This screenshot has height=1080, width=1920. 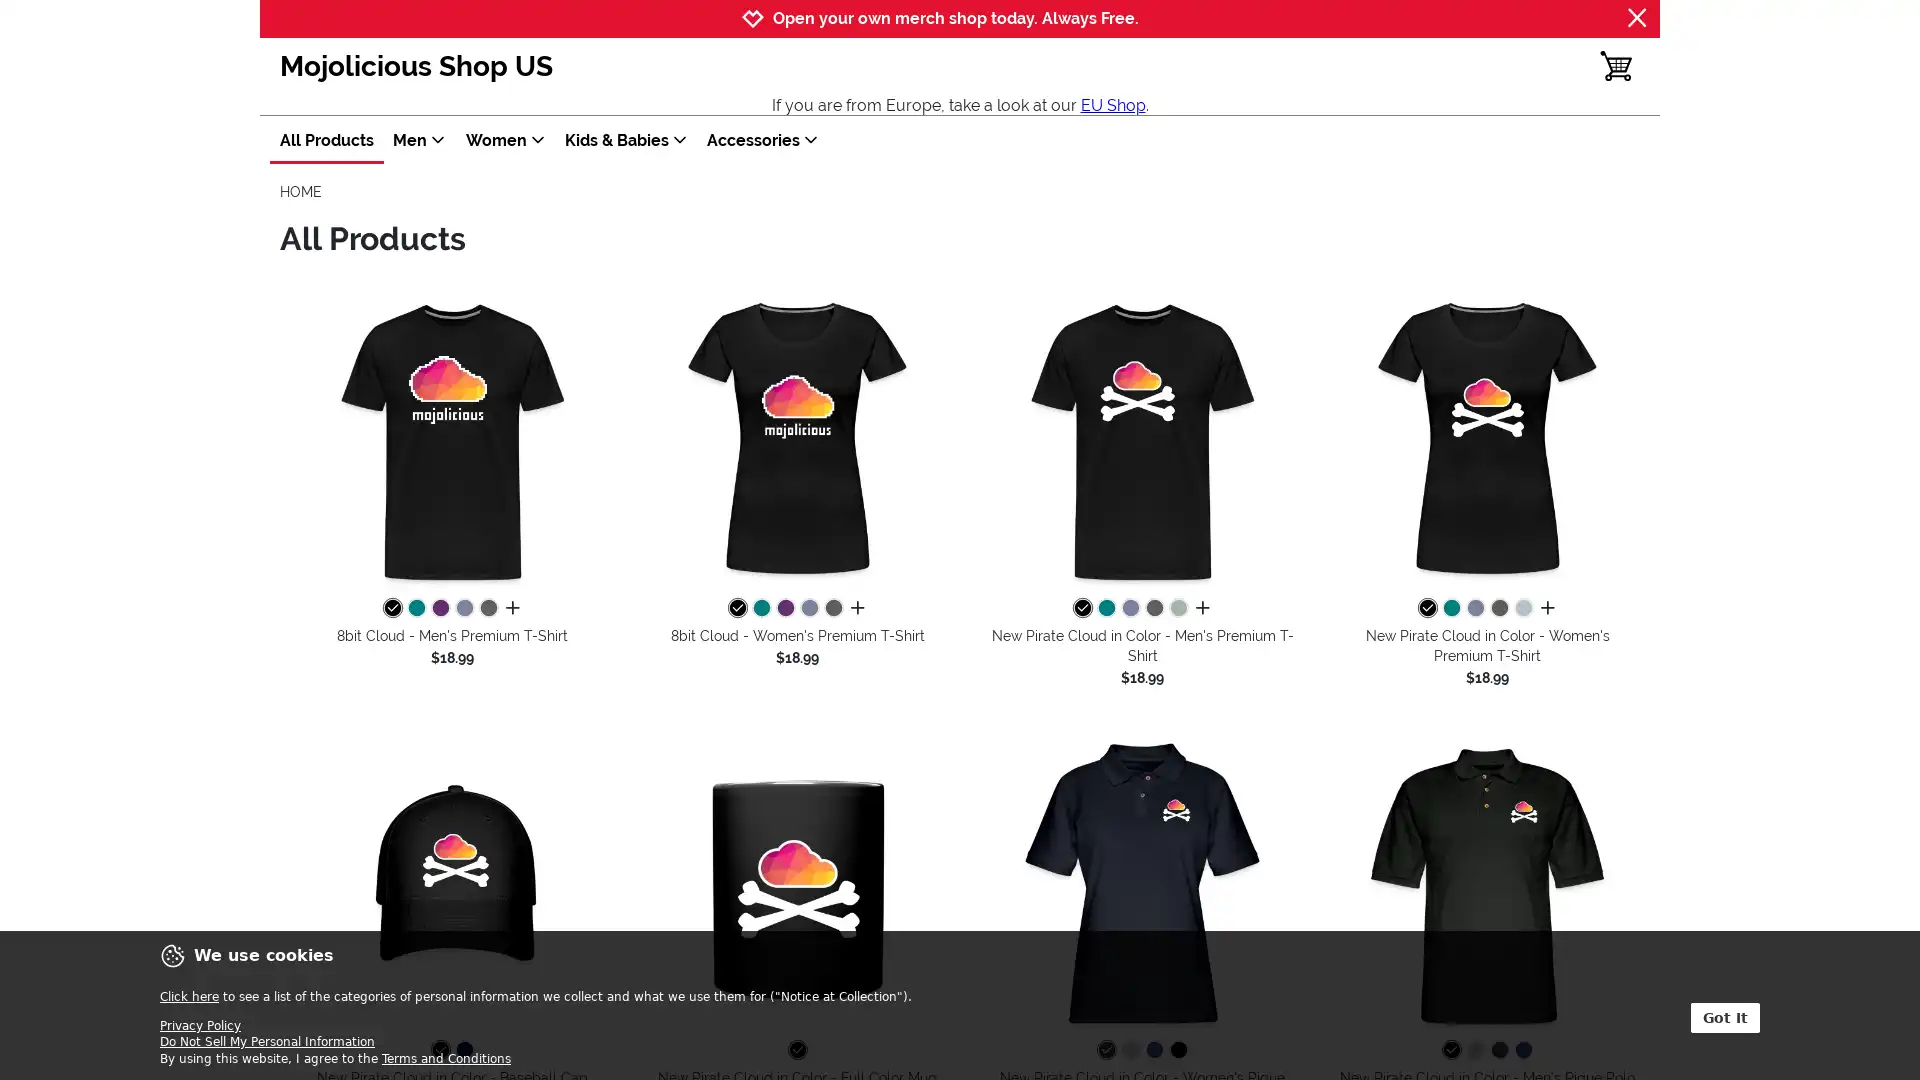 What do you see at coordinates (1080, 608) in the screenshot?
I see `black` at bounding box center [1080, 608].